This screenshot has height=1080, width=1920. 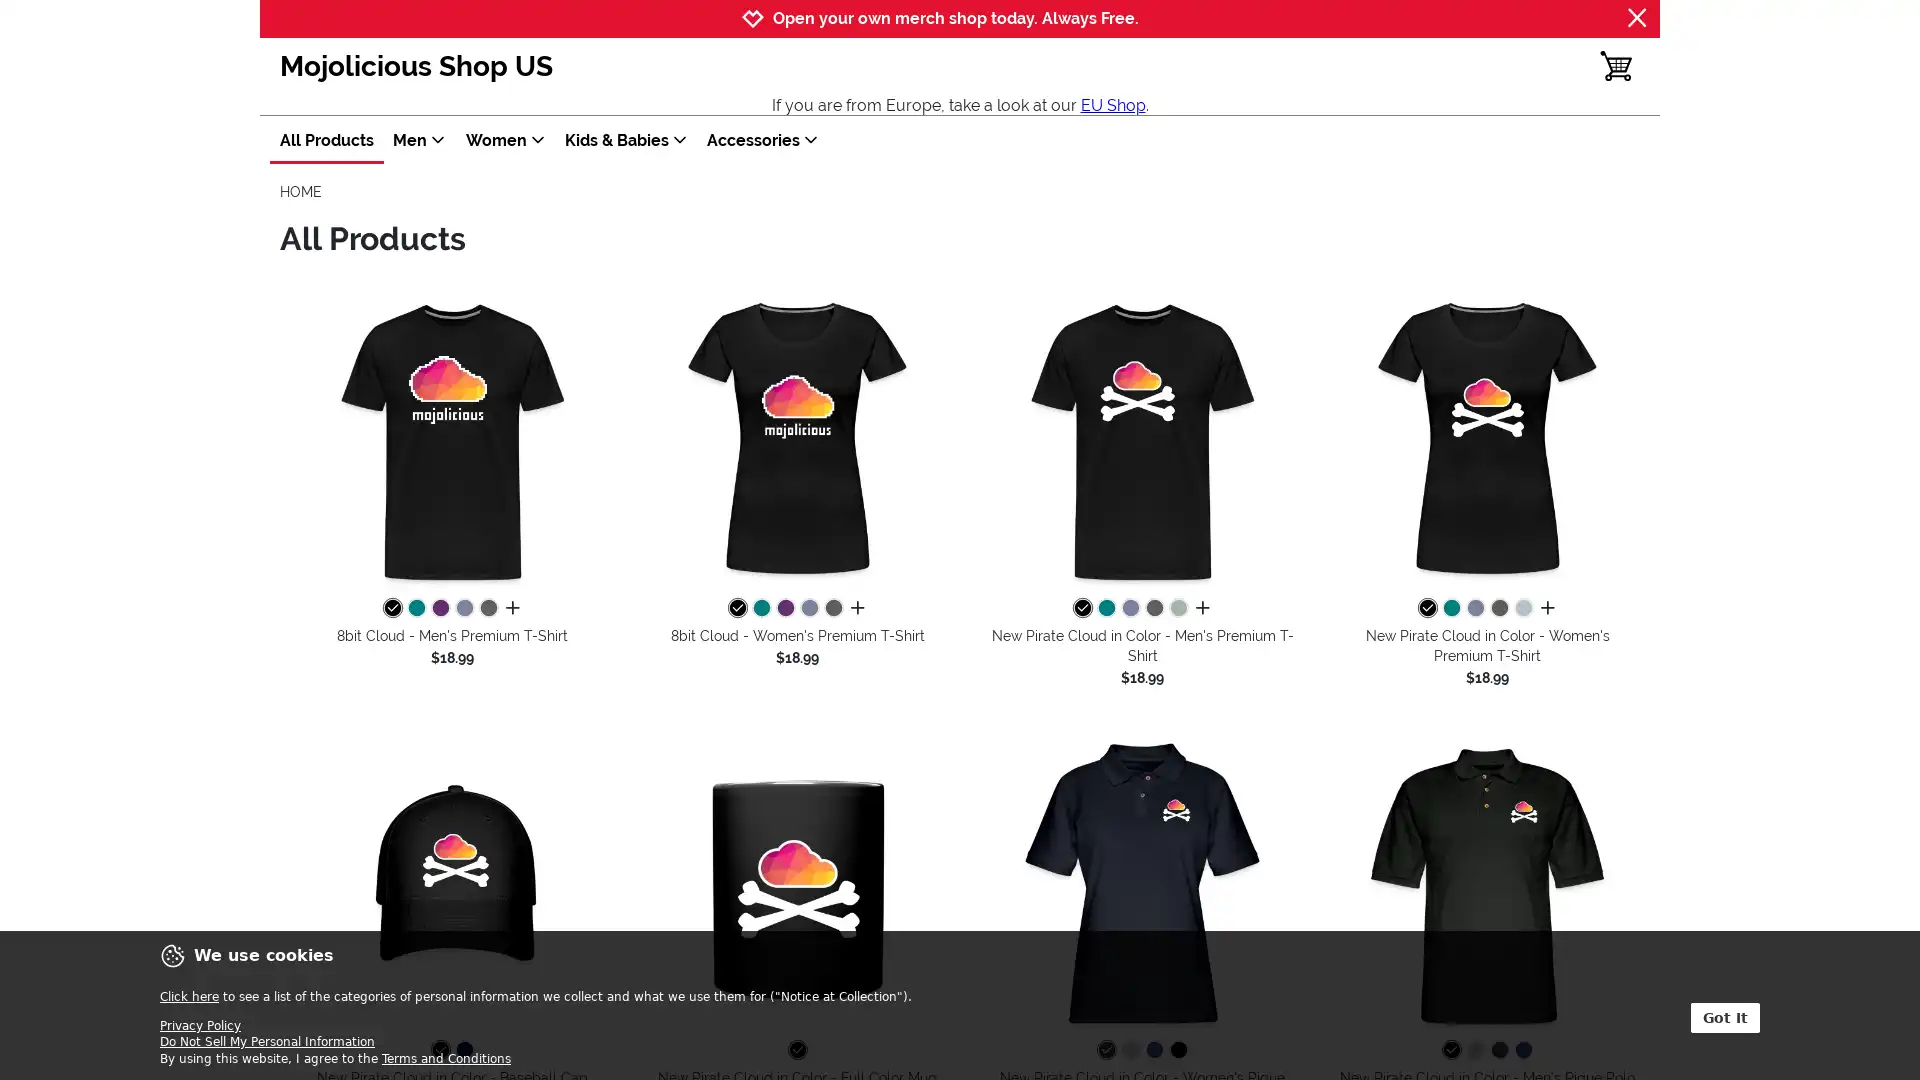 What do you see at coordinates (1080, 608) in the screenshot?
I see `black` at bounding box center [1080, 608].